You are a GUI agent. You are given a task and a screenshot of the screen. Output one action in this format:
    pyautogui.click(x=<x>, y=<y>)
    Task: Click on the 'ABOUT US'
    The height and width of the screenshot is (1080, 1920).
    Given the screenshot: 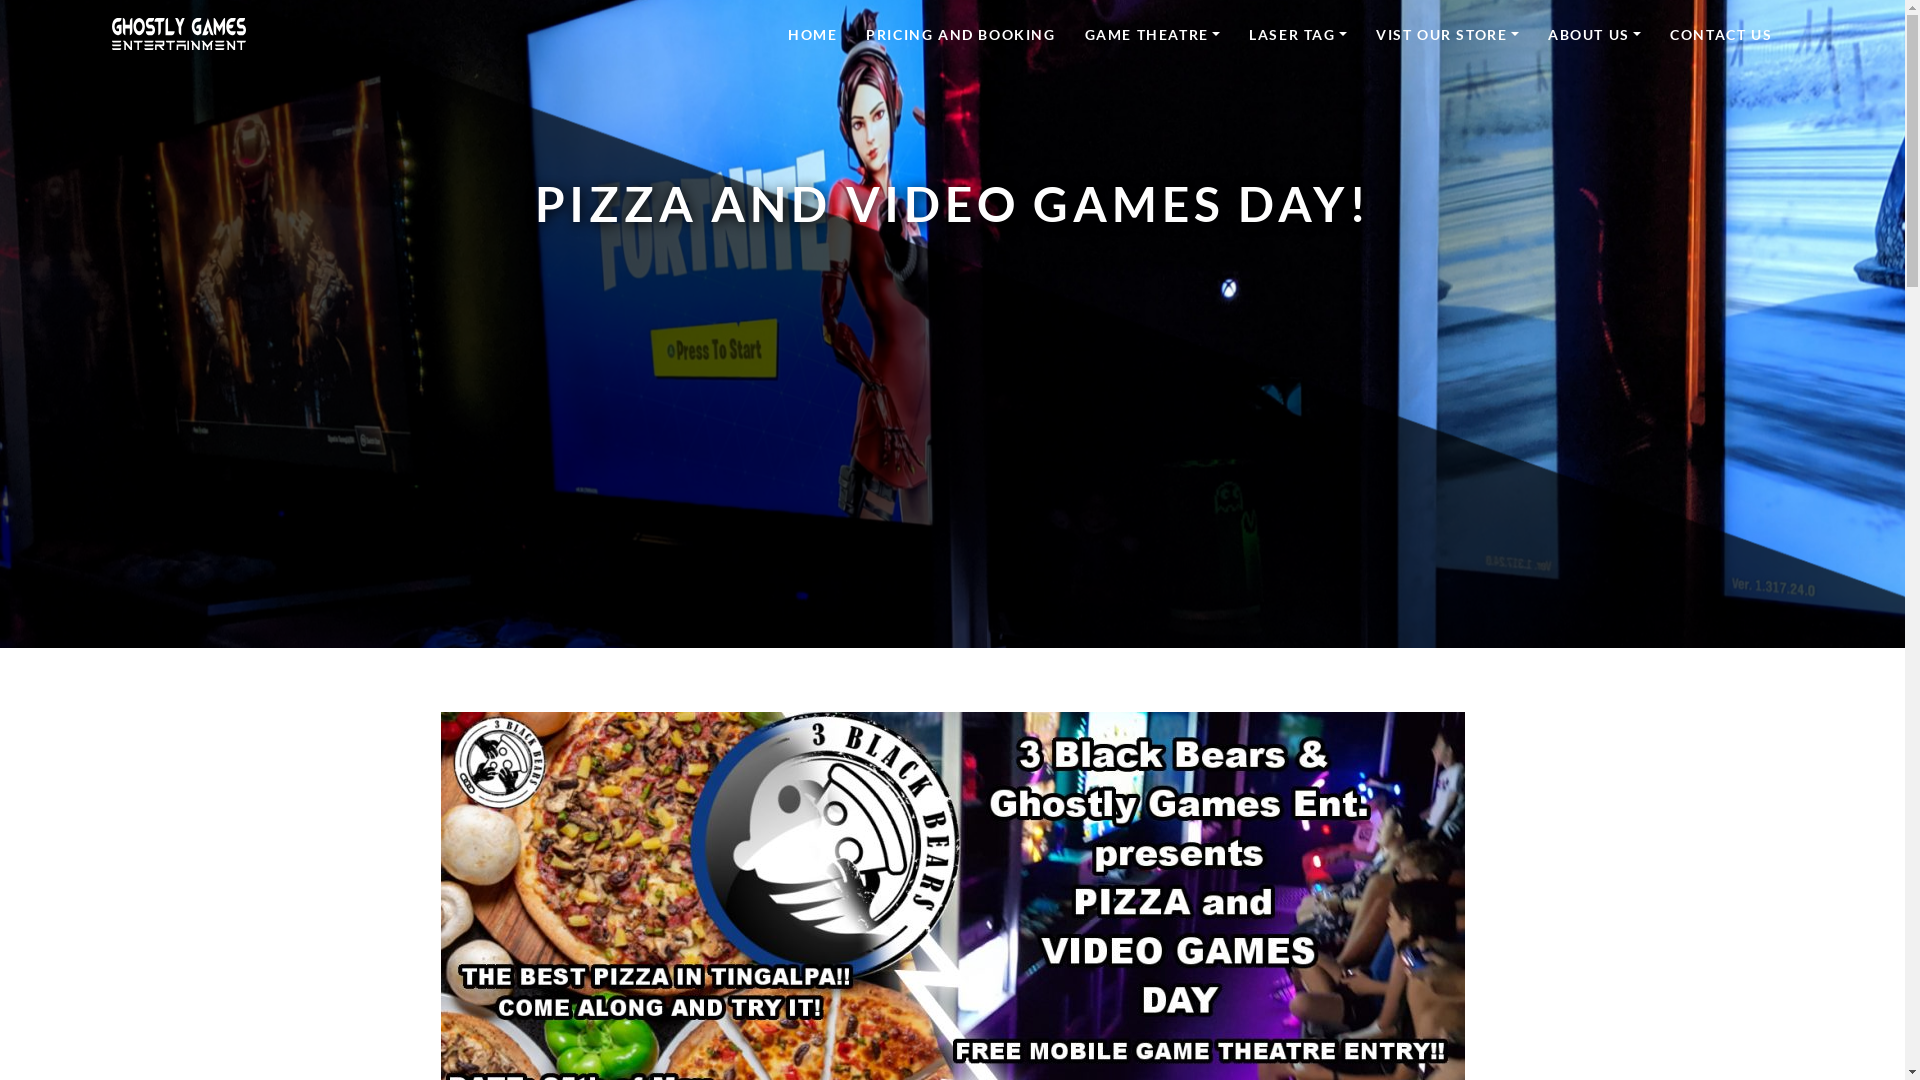 What is the action you would take?
    pyautogui.click(x=1593, y=33)
    